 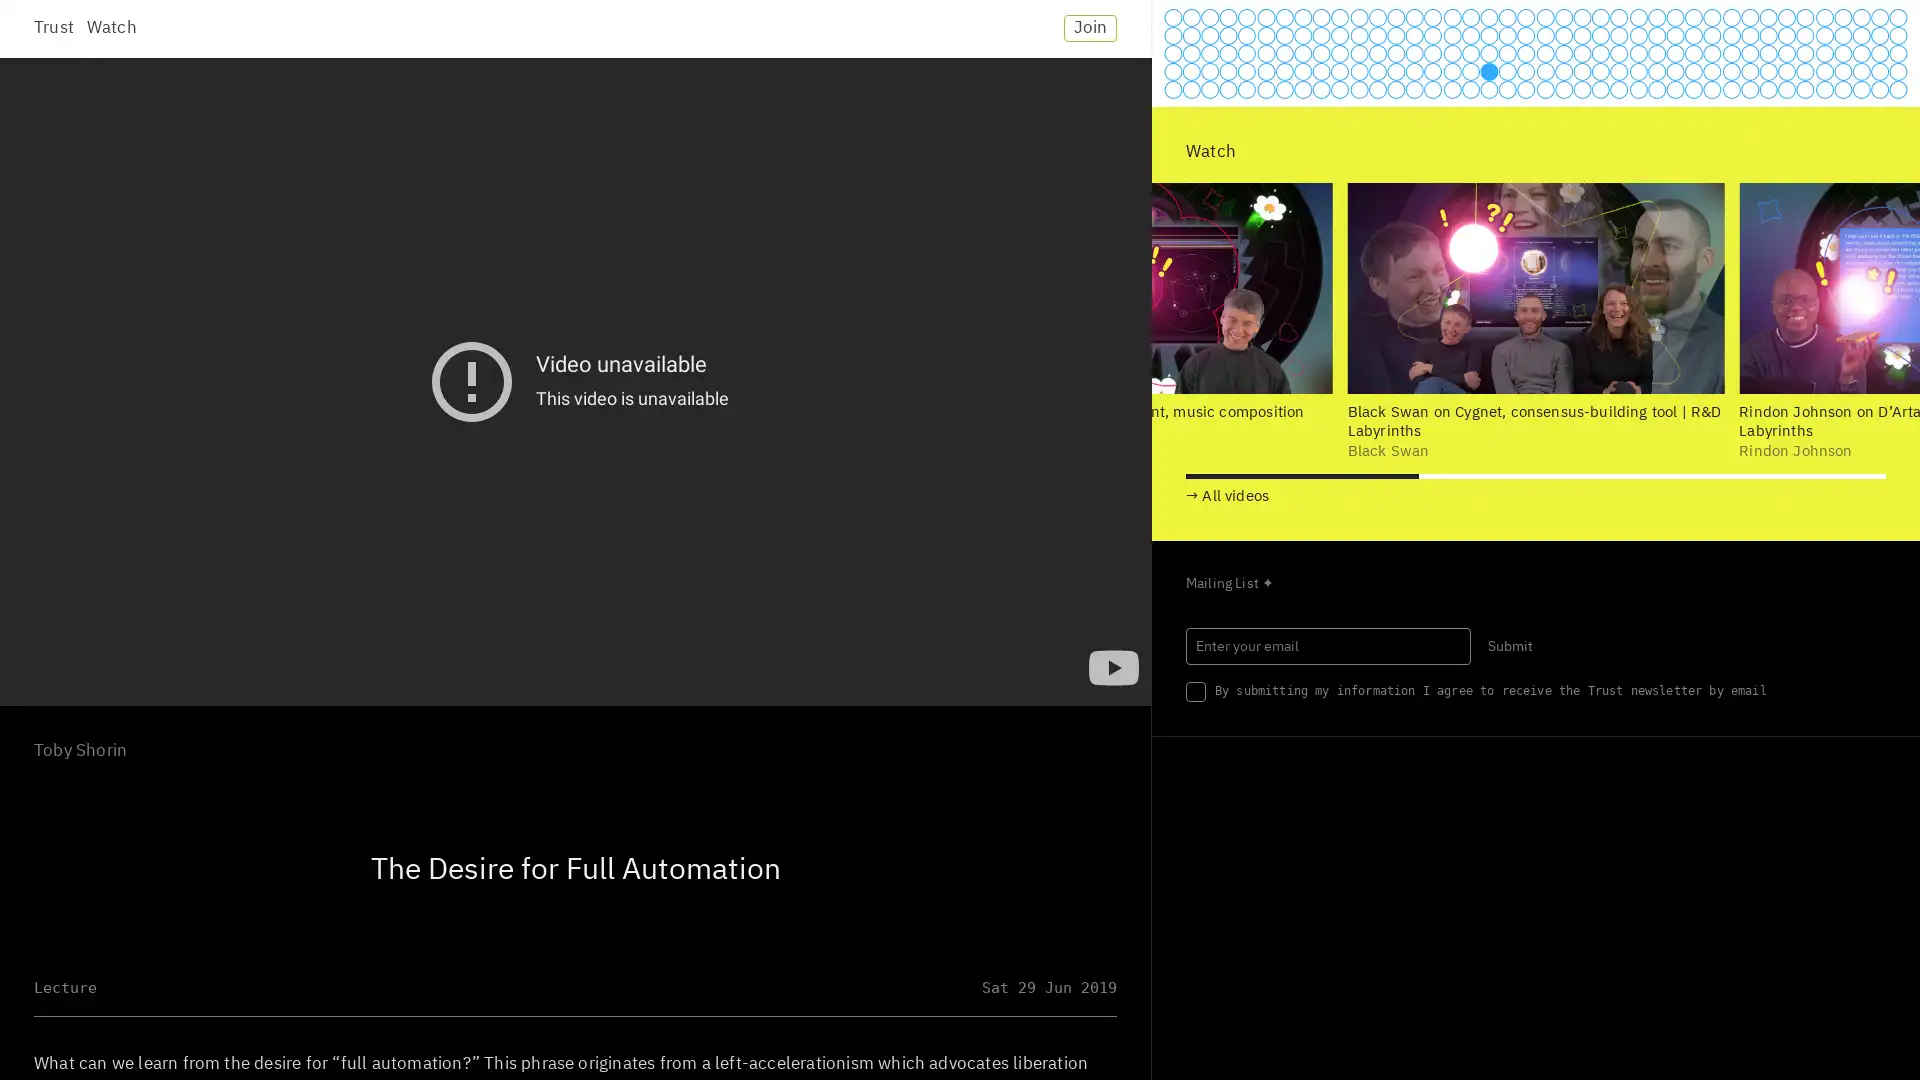 I want to click on Go to slide 2, so click(x=1534, y=475).